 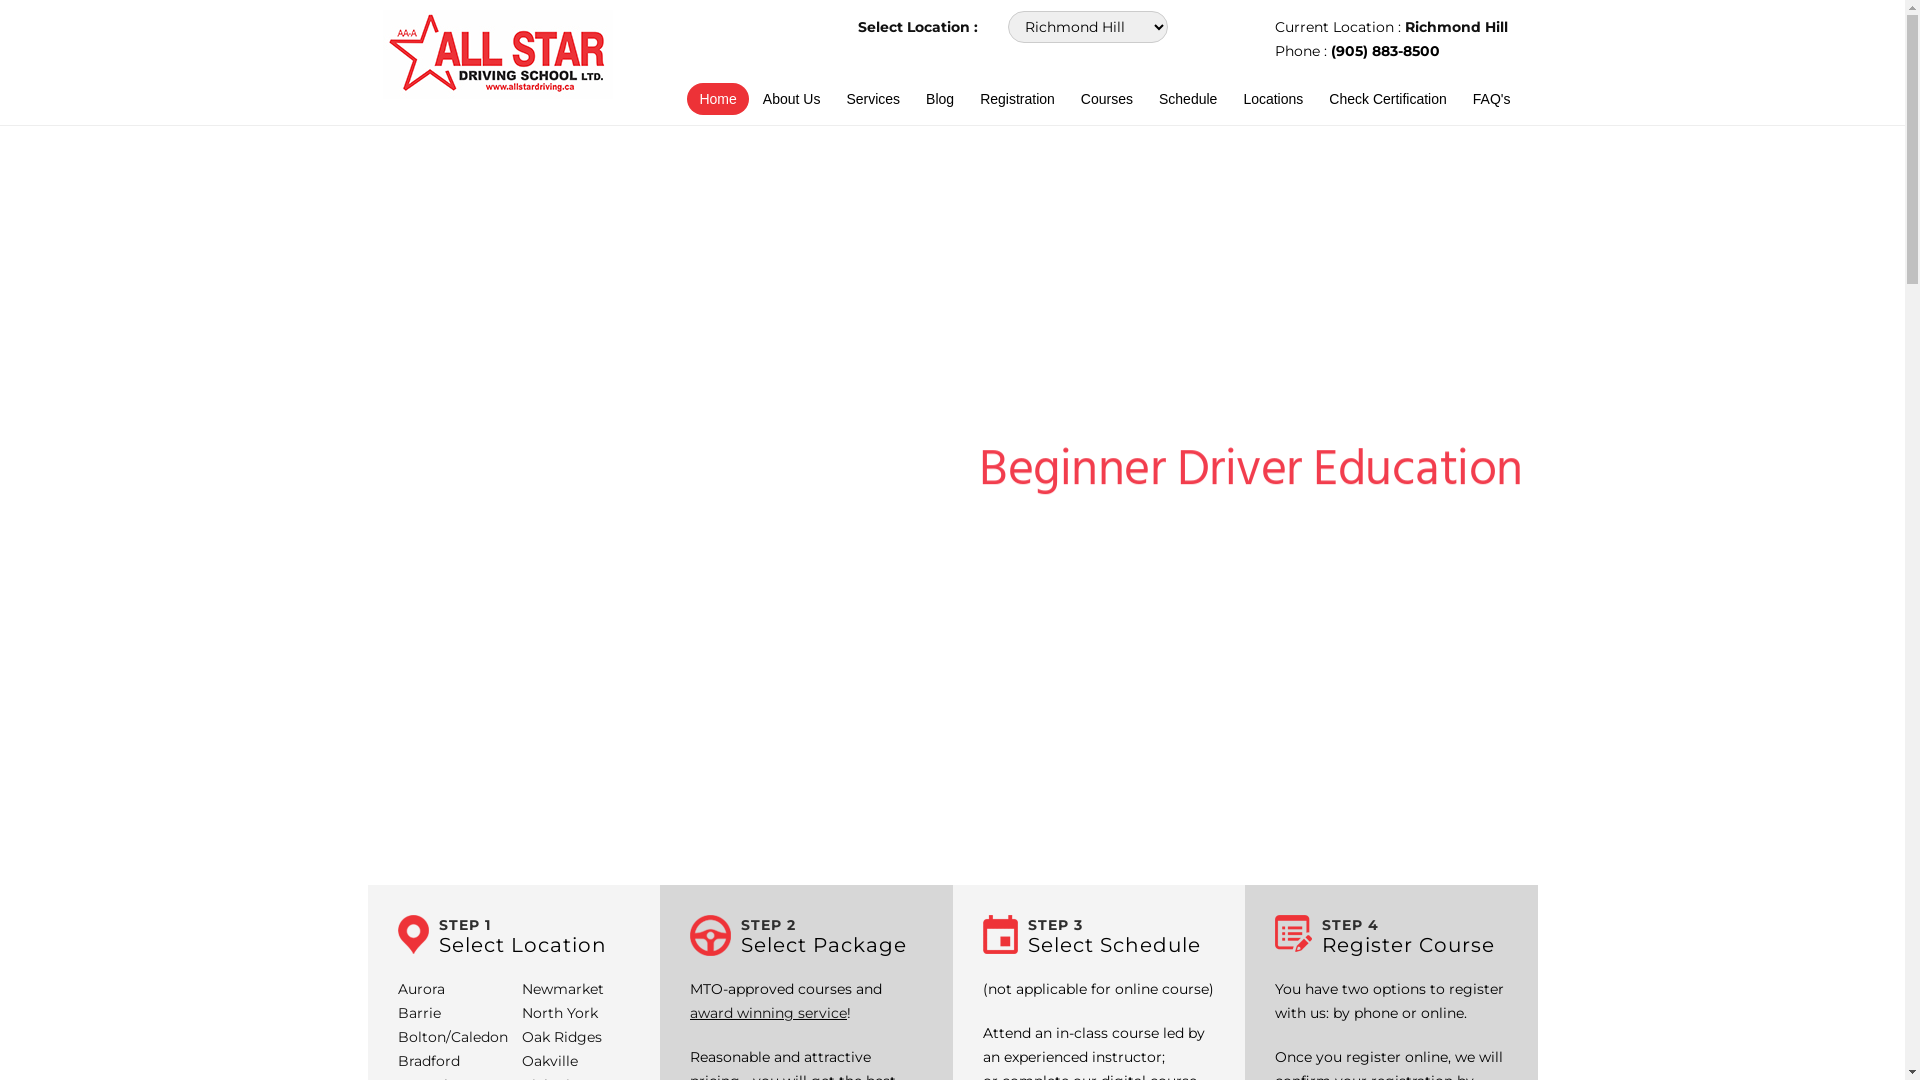 I want to click on 'Barrie', so click(x=418, y=1013).